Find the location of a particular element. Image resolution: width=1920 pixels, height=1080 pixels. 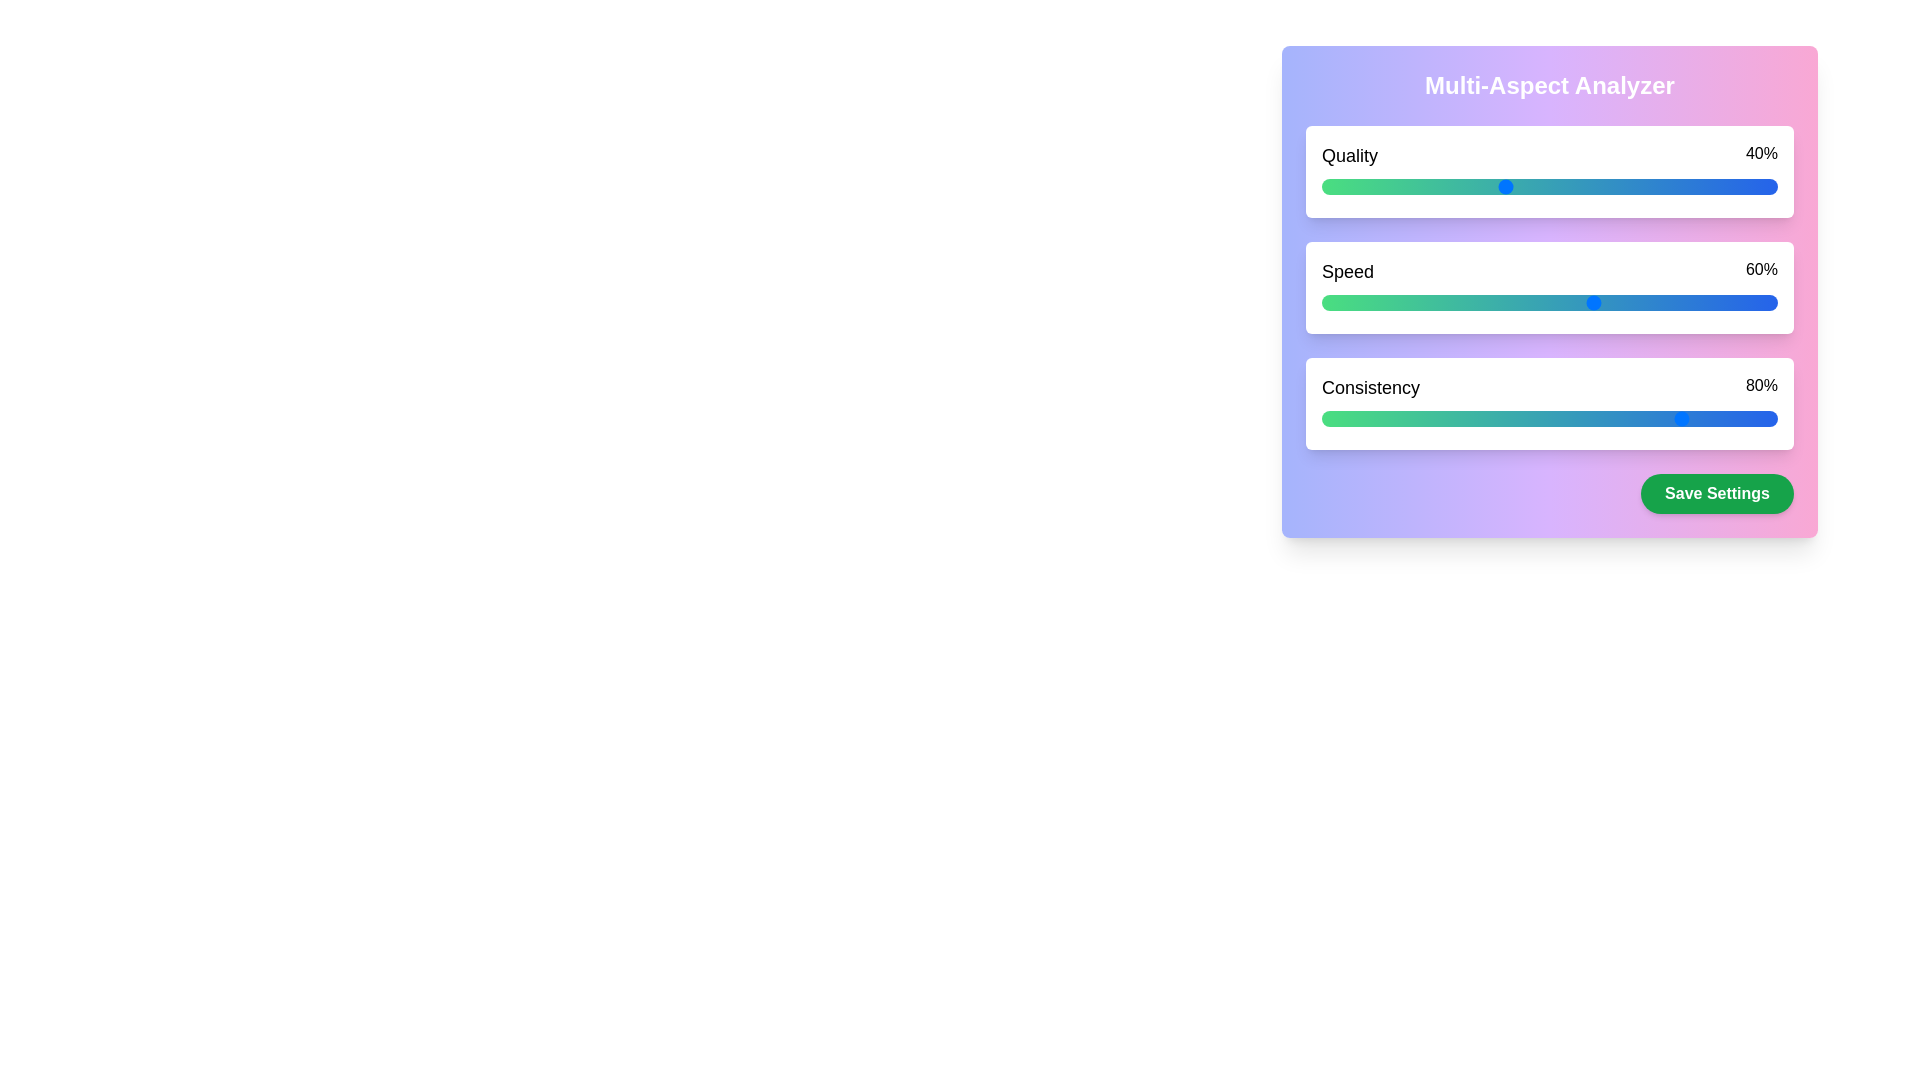

the slider value is located at coordinates (1518, 418).